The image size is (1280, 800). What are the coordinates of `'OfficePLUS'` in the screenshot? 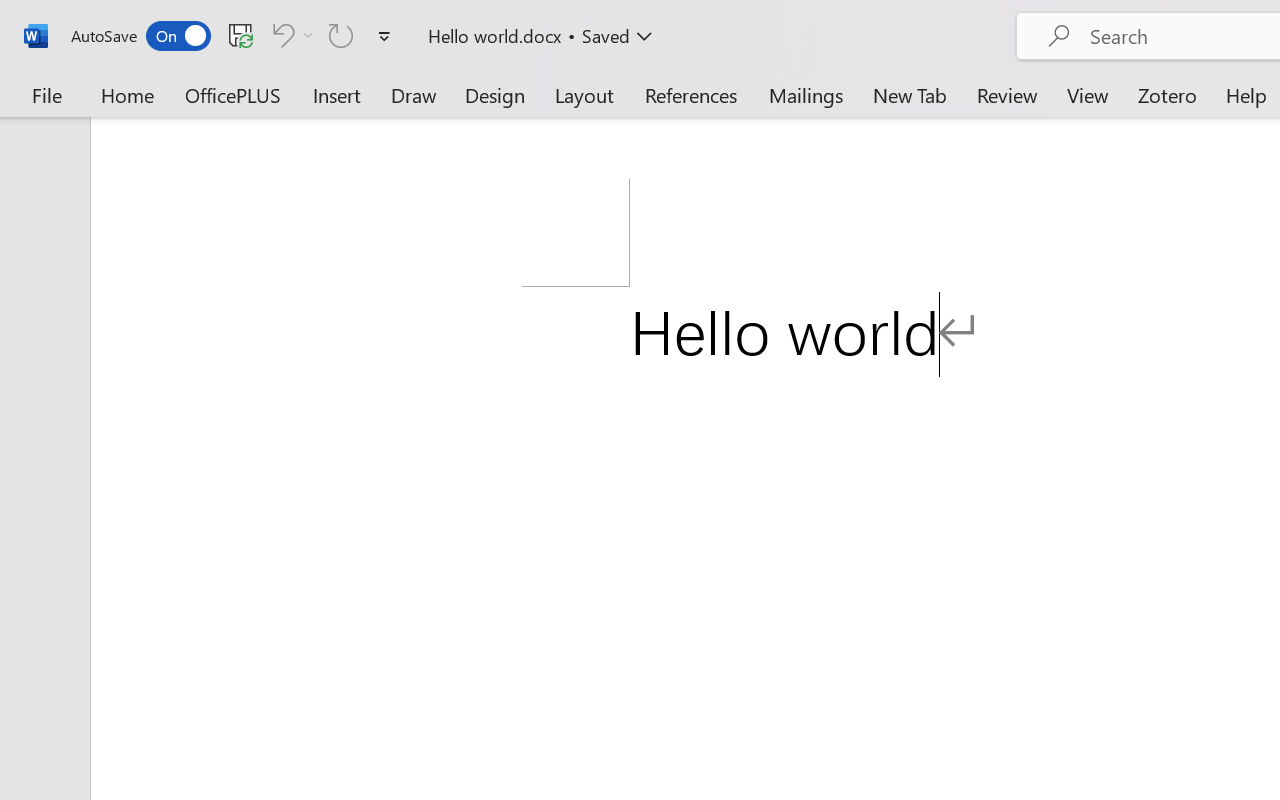 It's located at (233, 94).